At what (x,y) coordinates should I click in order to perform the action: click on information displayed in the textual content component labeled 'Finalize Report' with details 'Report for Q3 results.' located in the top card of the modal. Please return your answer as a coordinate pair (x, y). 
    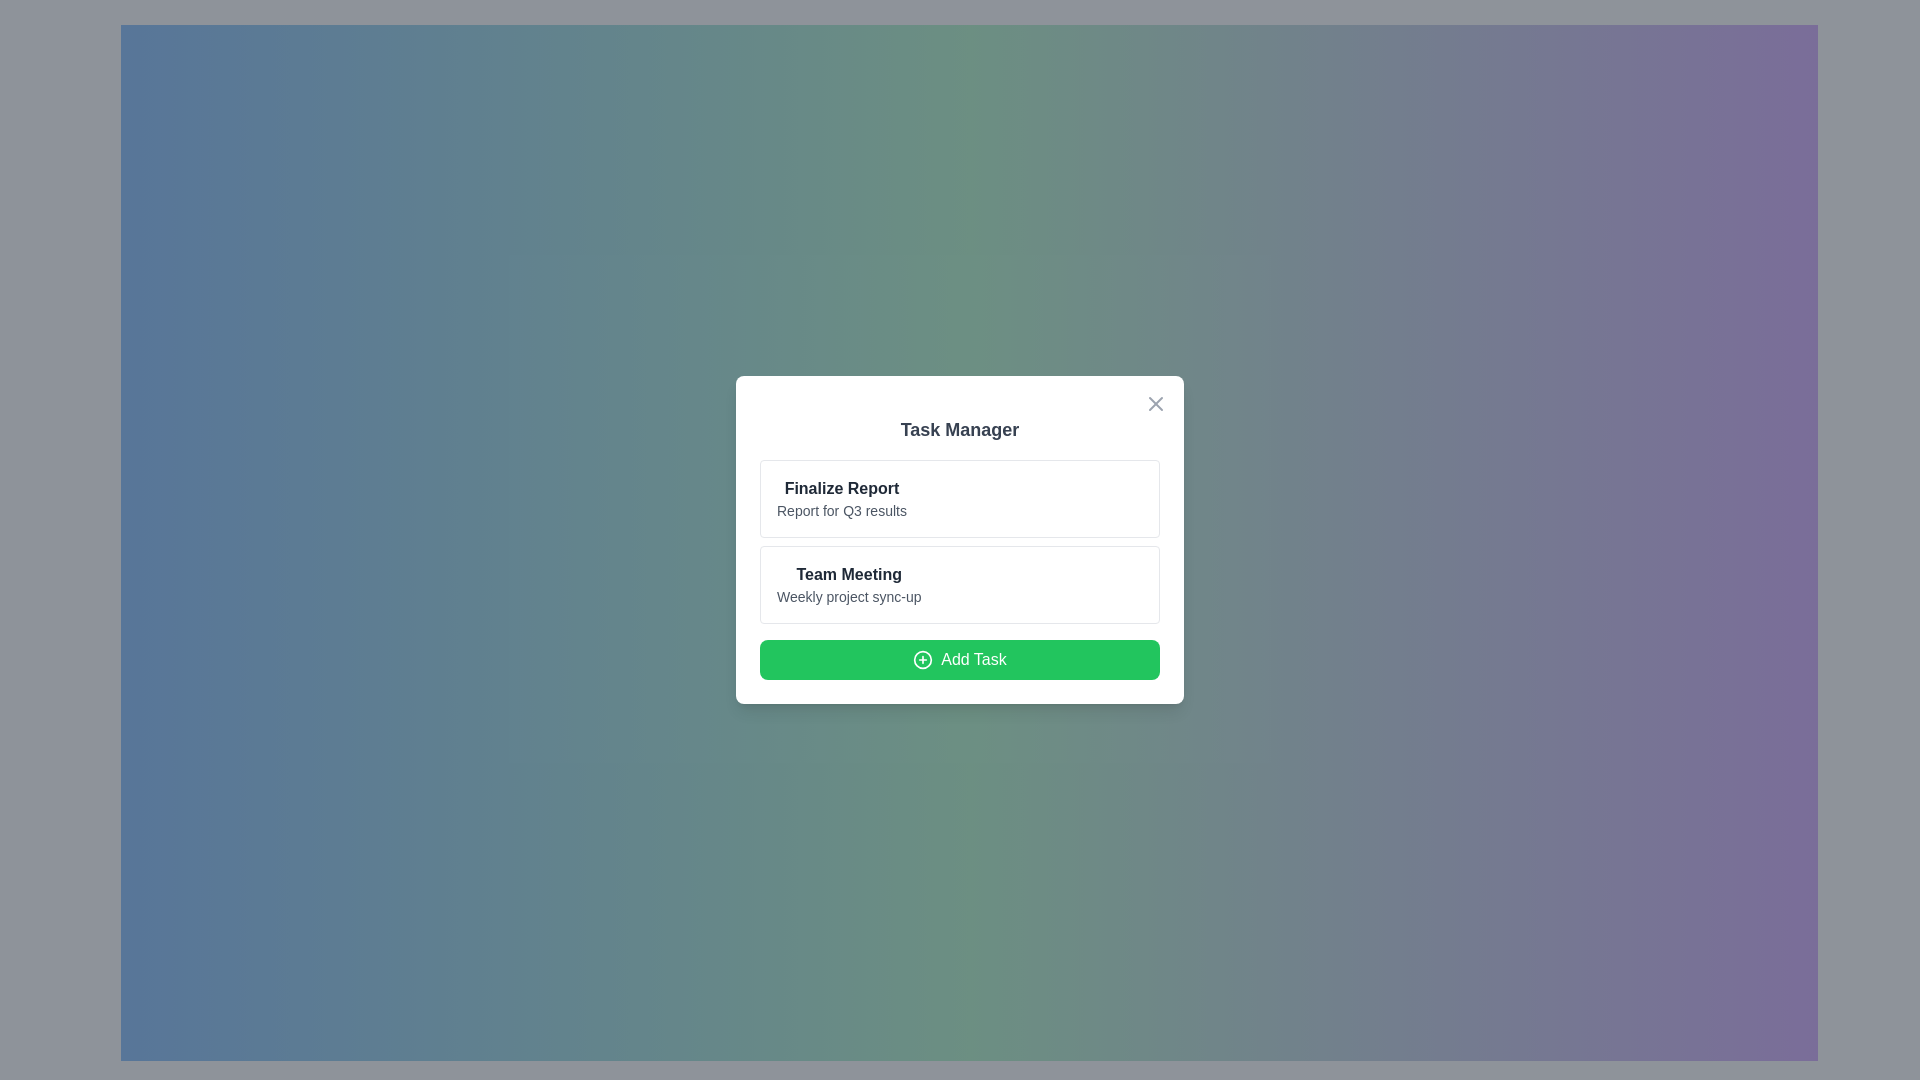
    Looking at the image, I should click on (841, 497).